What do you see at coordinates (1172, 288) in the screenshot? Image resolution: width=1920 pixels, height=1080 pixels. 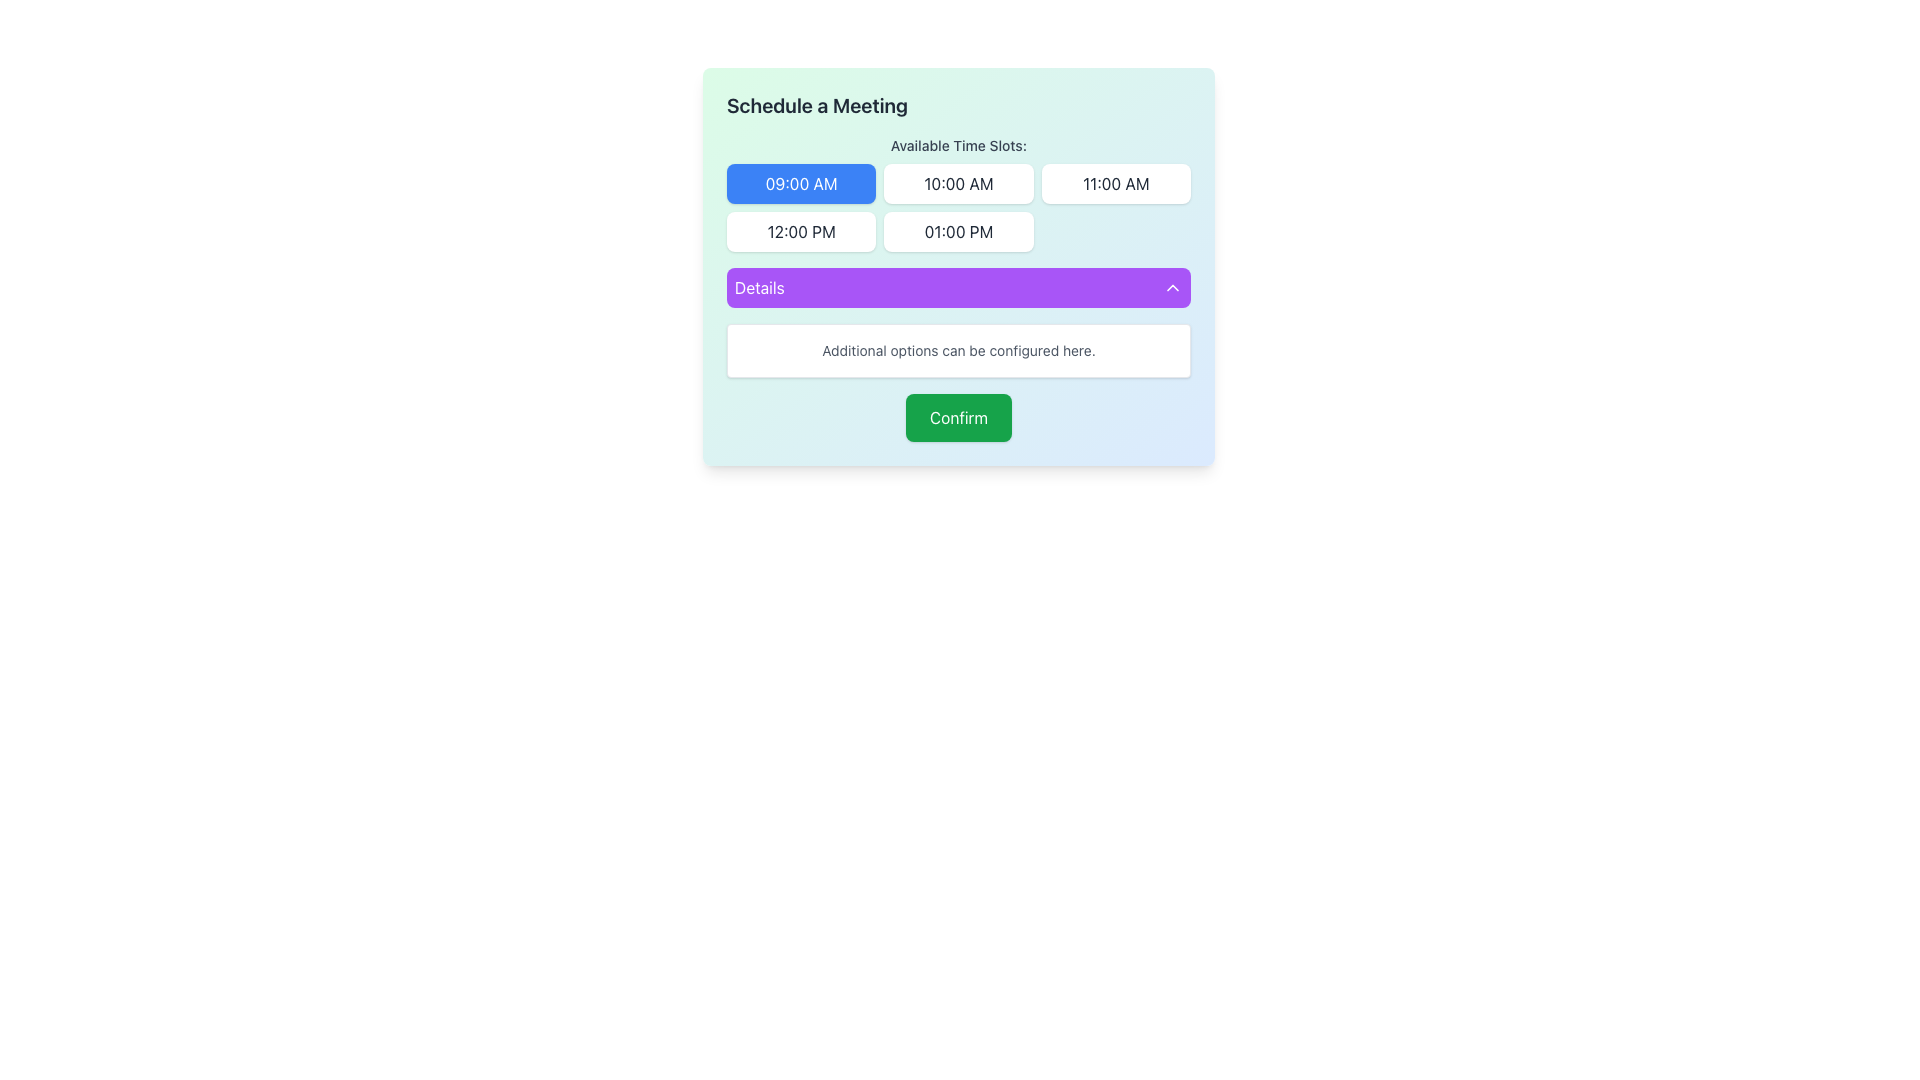 I see `the upward-pointing chevron icon on the right side of the 'Details' bar` at bounding box center [1172, 288].